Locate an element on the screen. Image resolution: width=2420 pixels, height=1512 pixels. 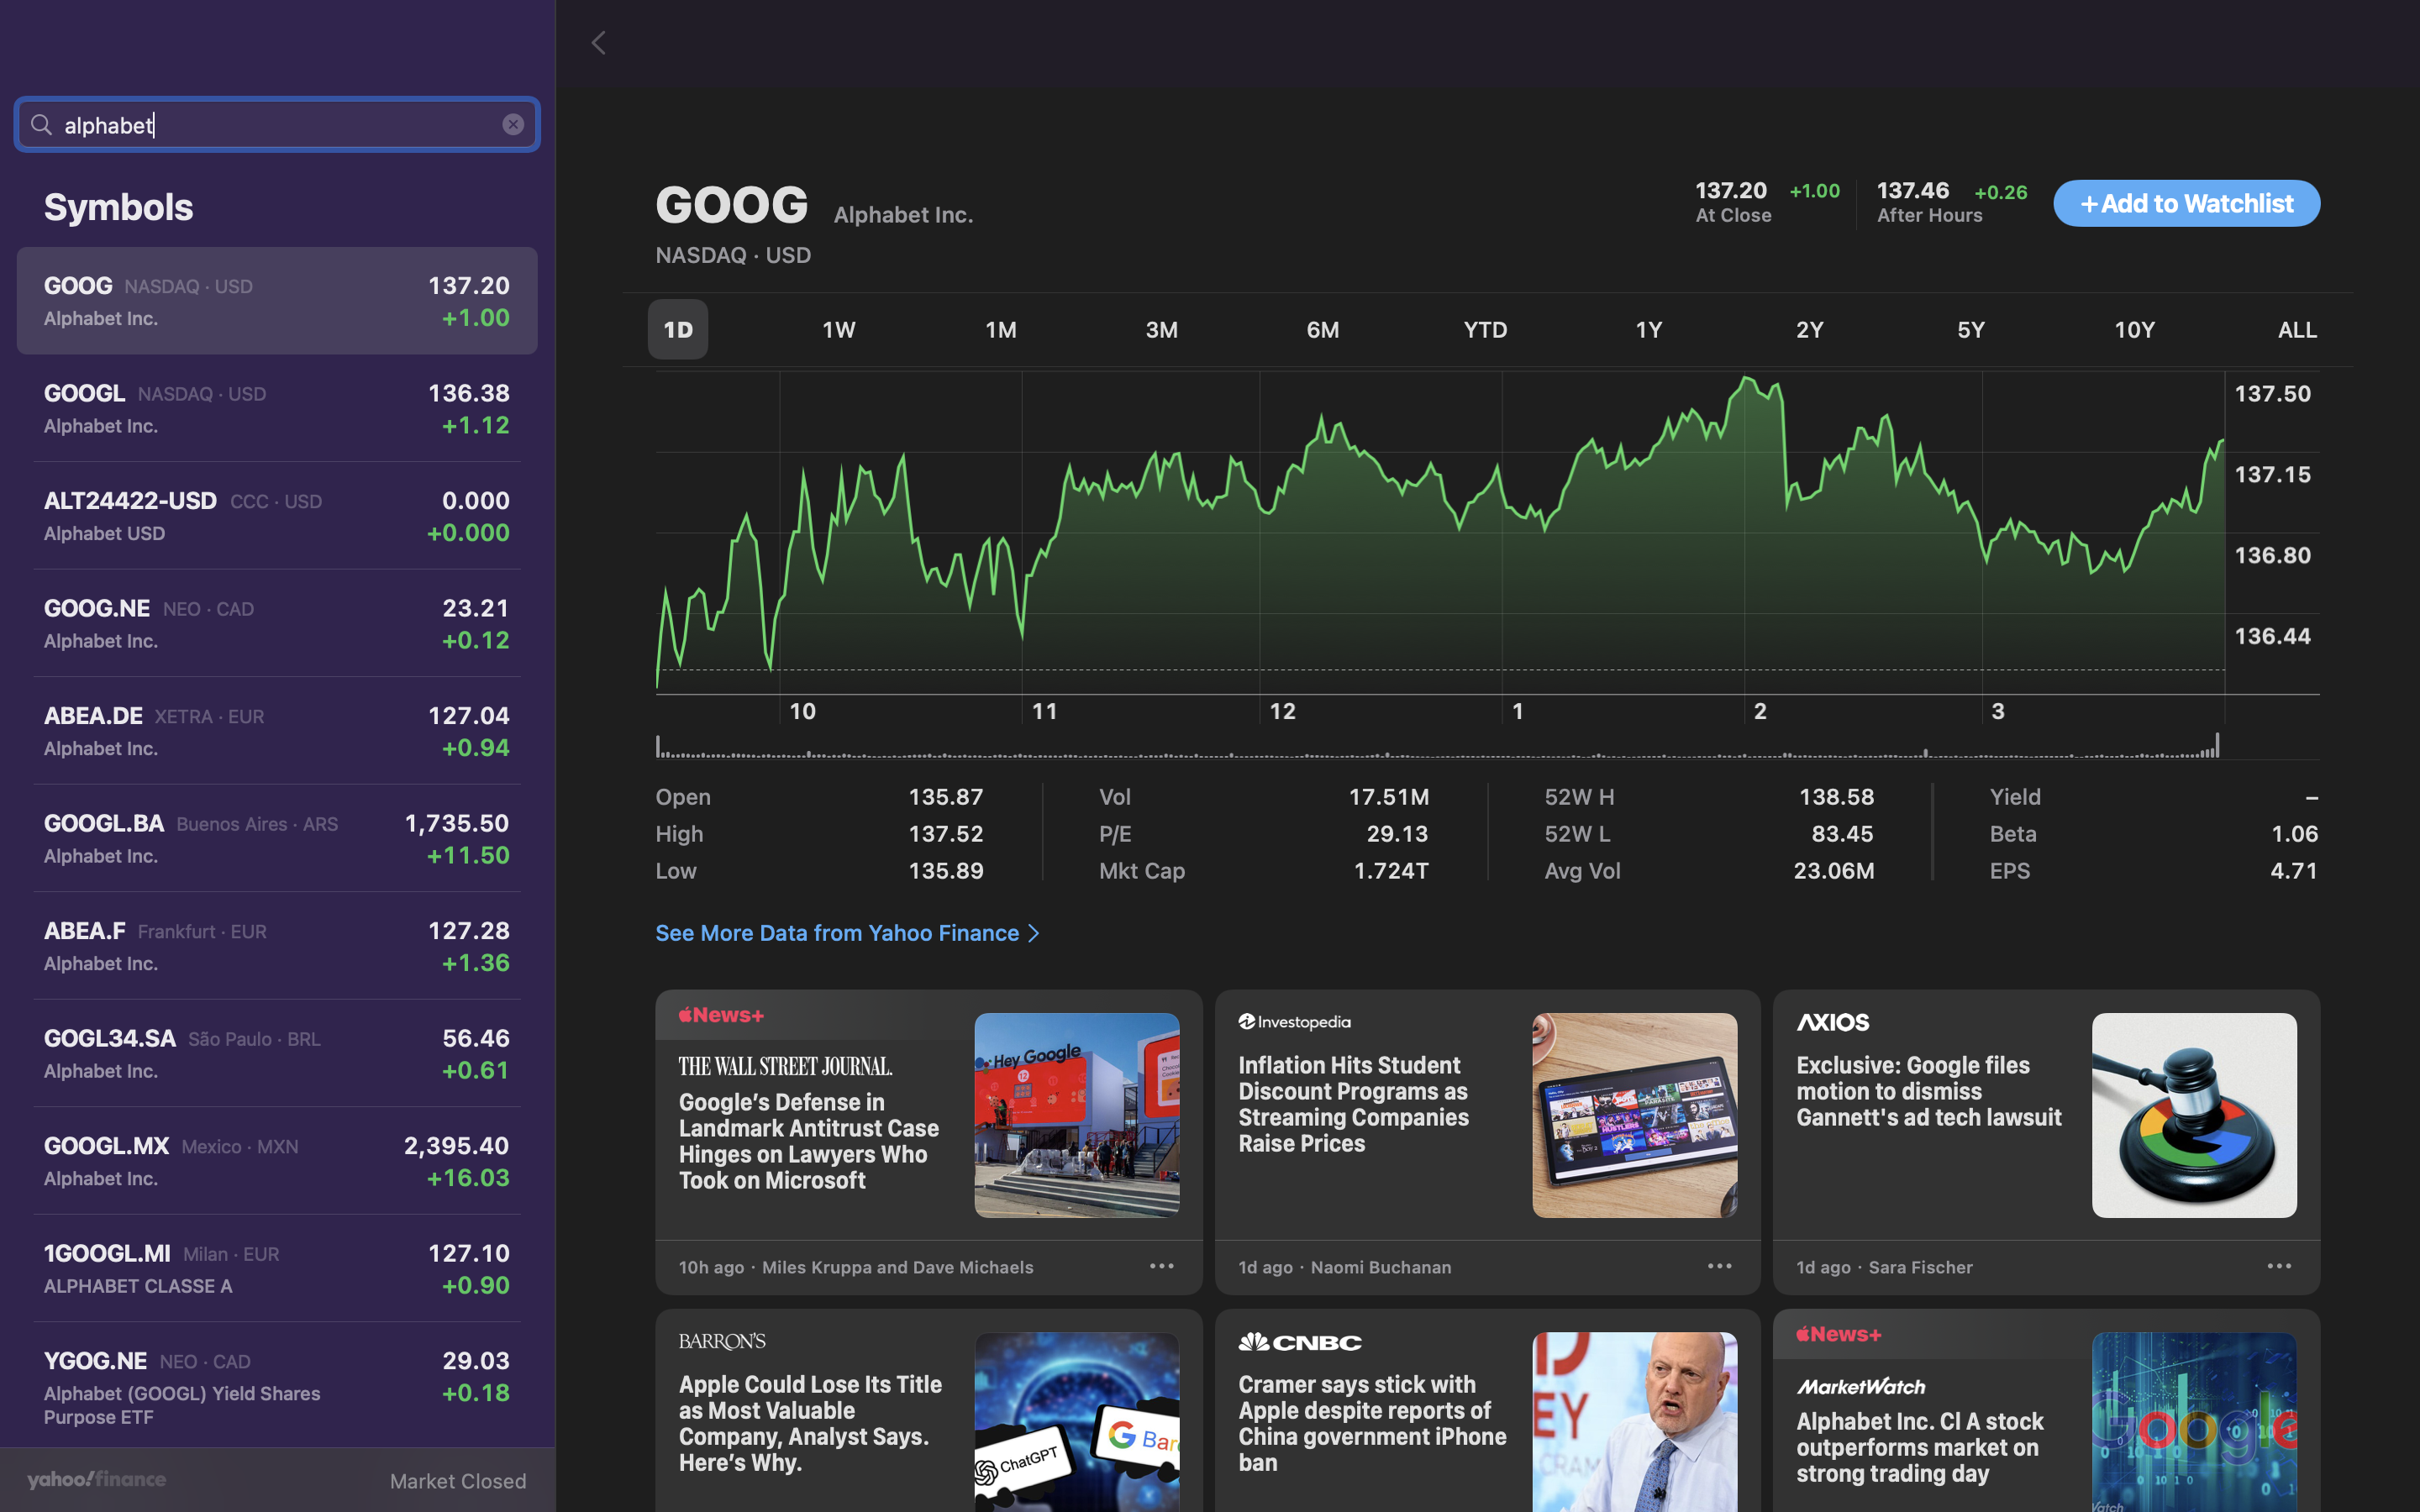
the stock in the watchlist is located at coordinates (2186, 204).